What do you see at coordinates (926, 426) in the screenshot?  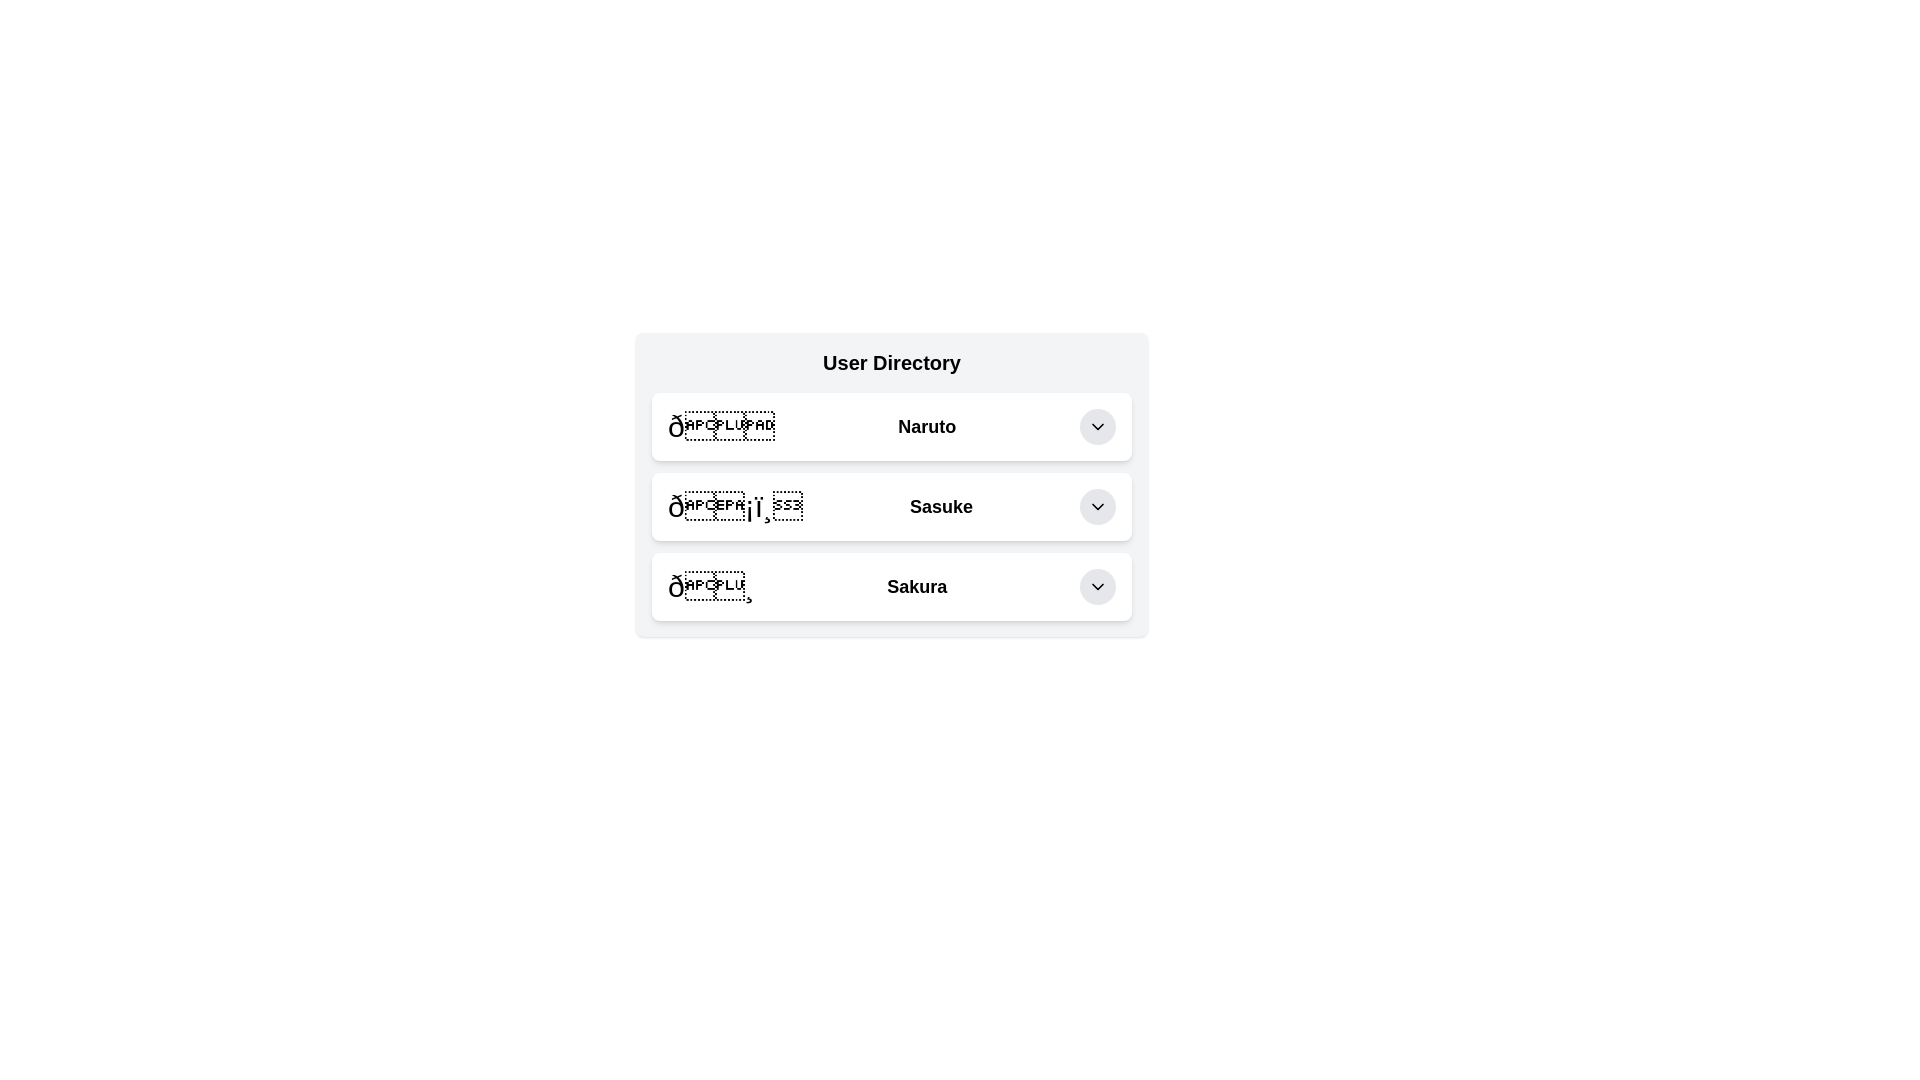 I see `the 'Naruto' text label, which is bold and medium-sized, located in the first user card of the 'User Directory' list, positioned between a globe emoji and a dropdown button` at bounding box center [926, 426].